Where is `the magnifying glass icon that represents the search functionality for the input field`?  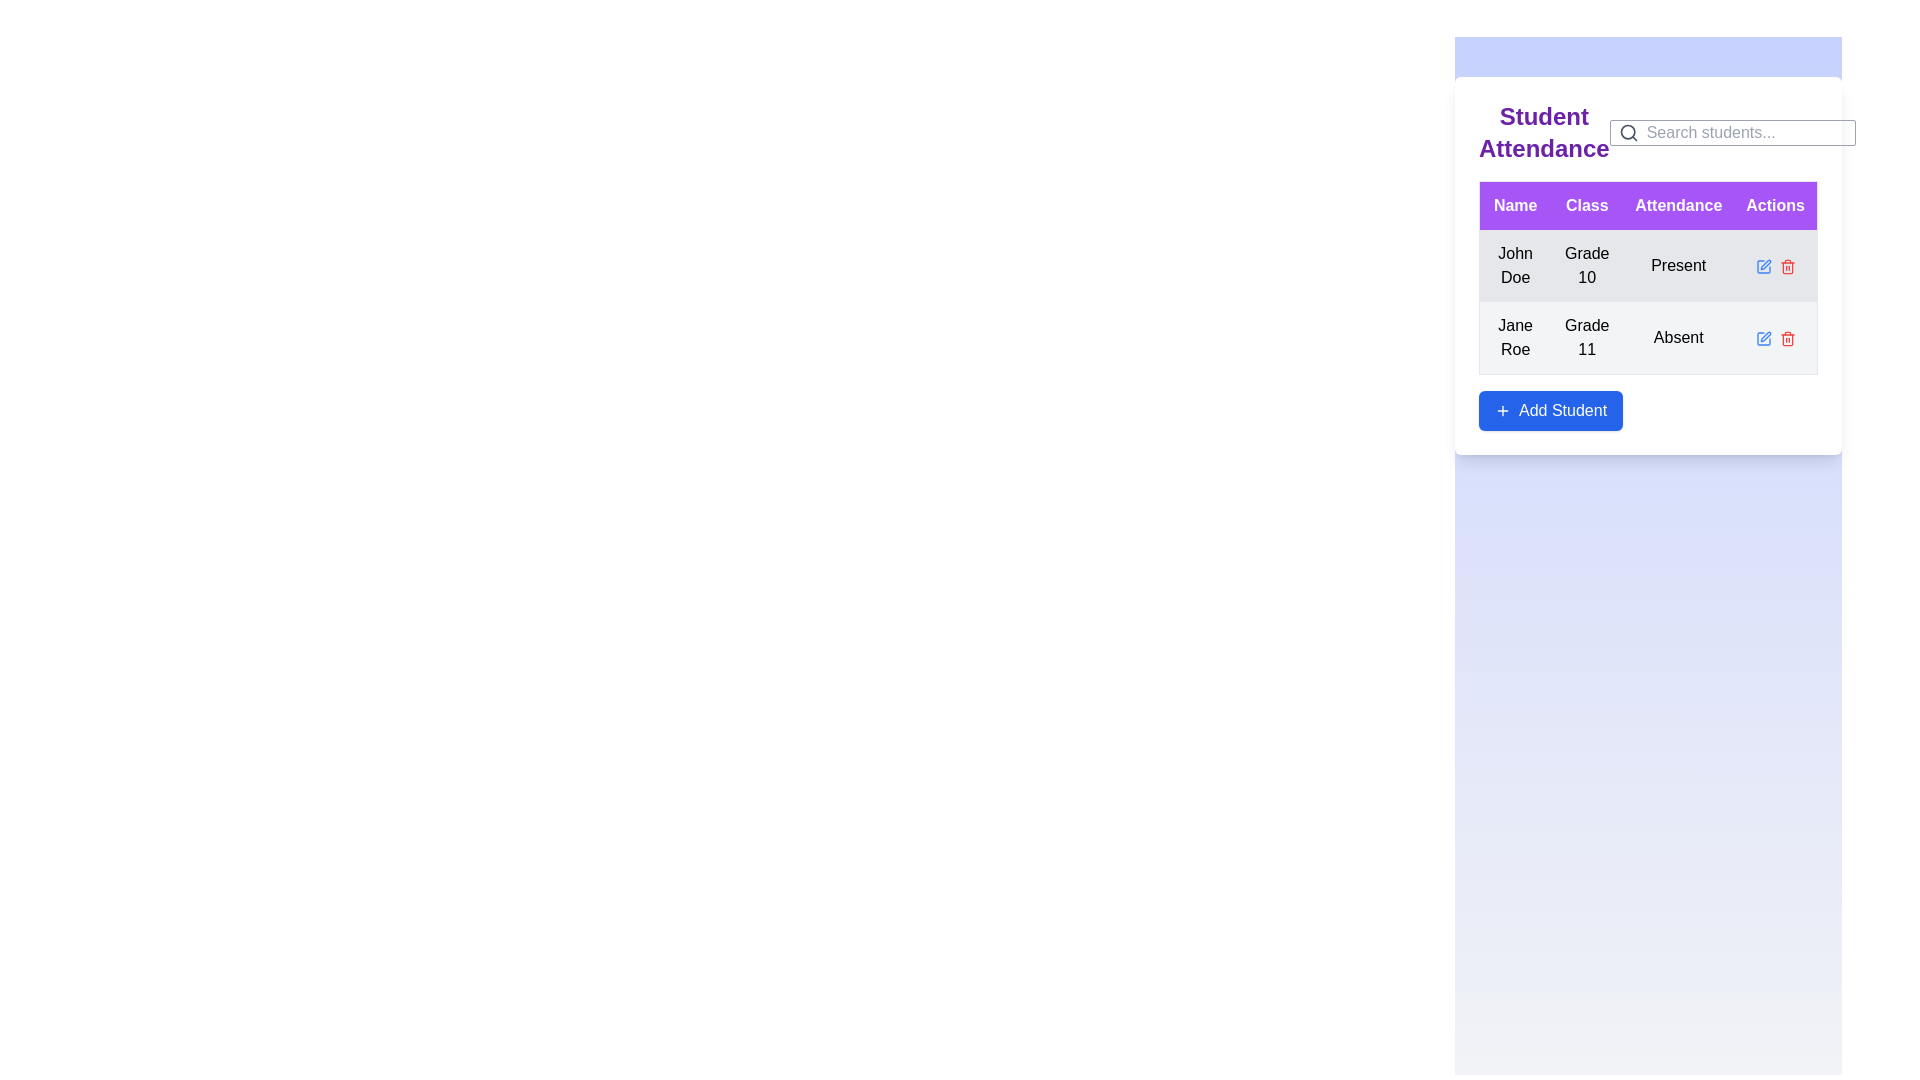 the magnifying glass icon that represents the search functionality for the input field is located at coordinates (1628, 132).